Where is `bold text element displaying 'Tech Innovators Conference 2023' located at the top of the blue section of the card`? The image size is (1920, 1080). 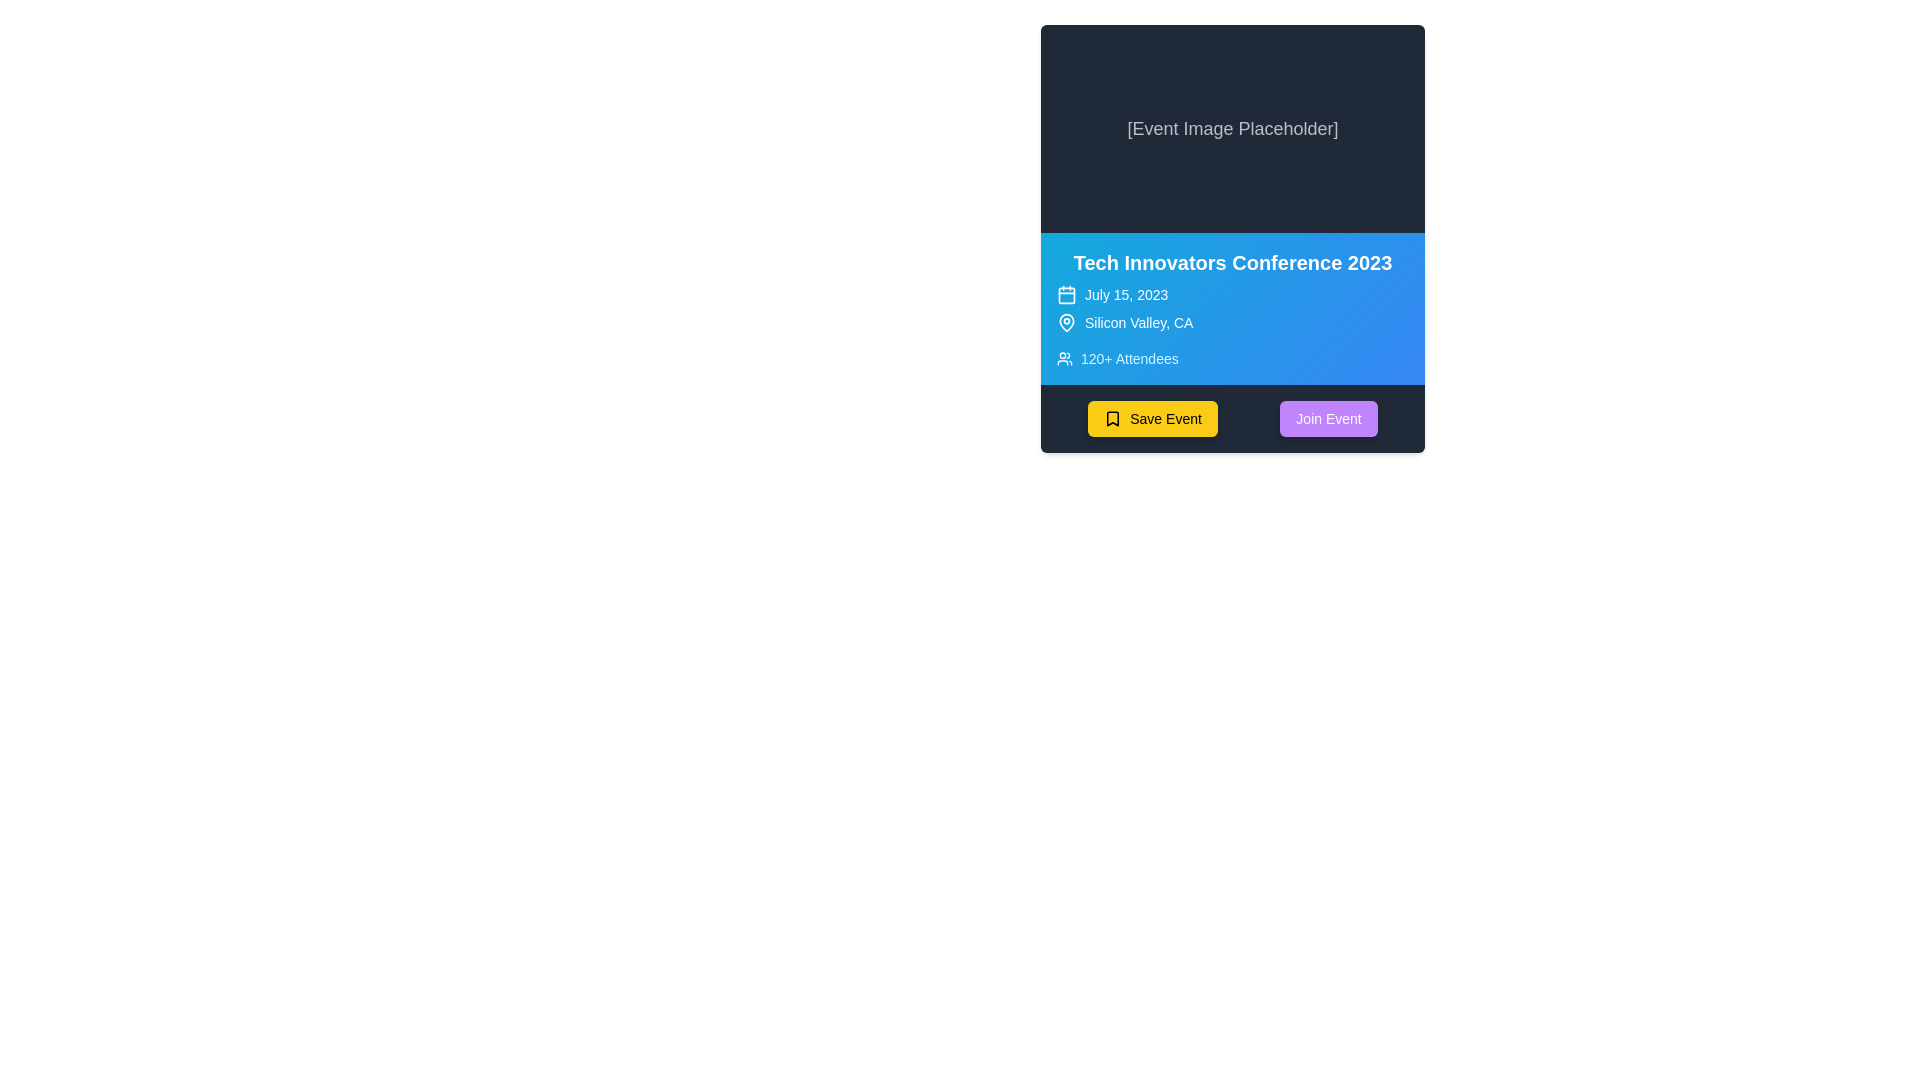
bold text element displaying 'Tech Innovators Conference 2023' located at the top of the blue section of the card is located at coordinates (1232, 261).